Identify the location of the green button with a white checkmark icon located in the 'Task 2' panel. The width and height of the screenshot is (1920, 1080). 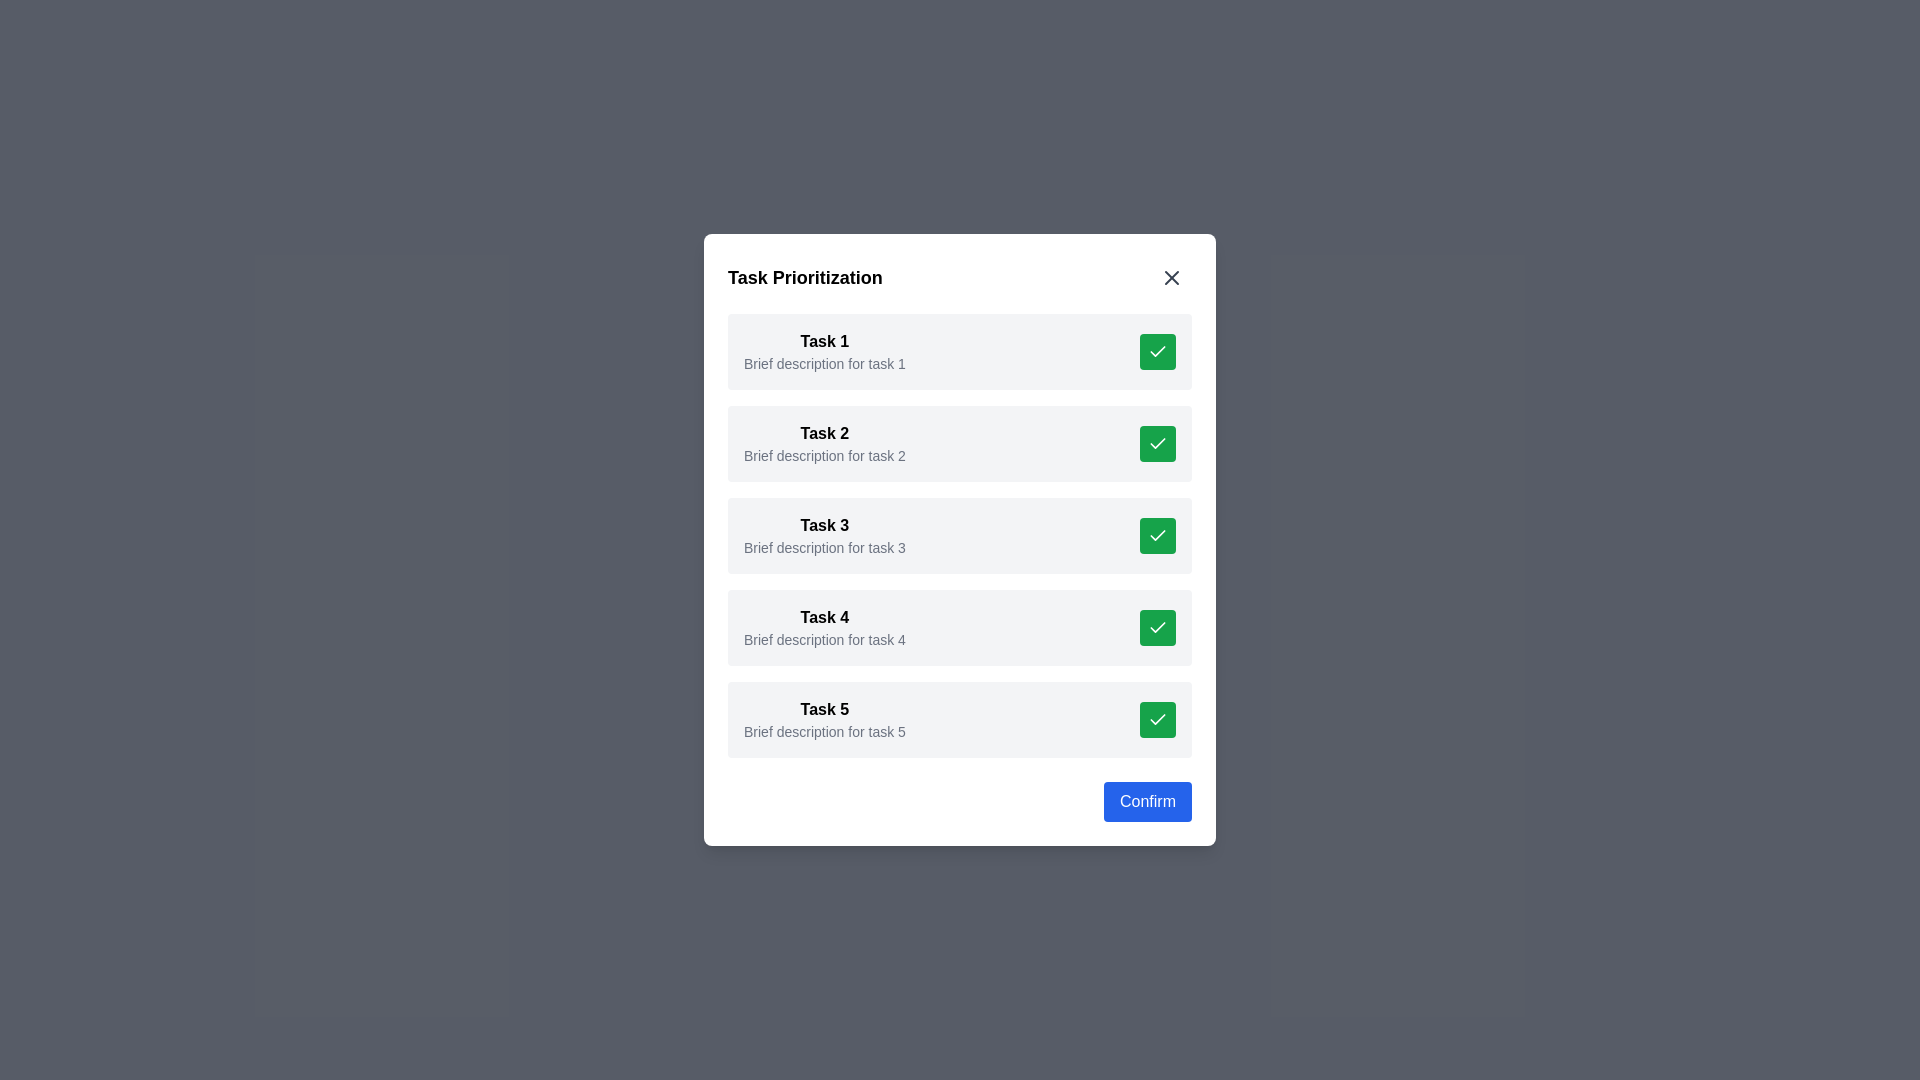
(1157, 442).